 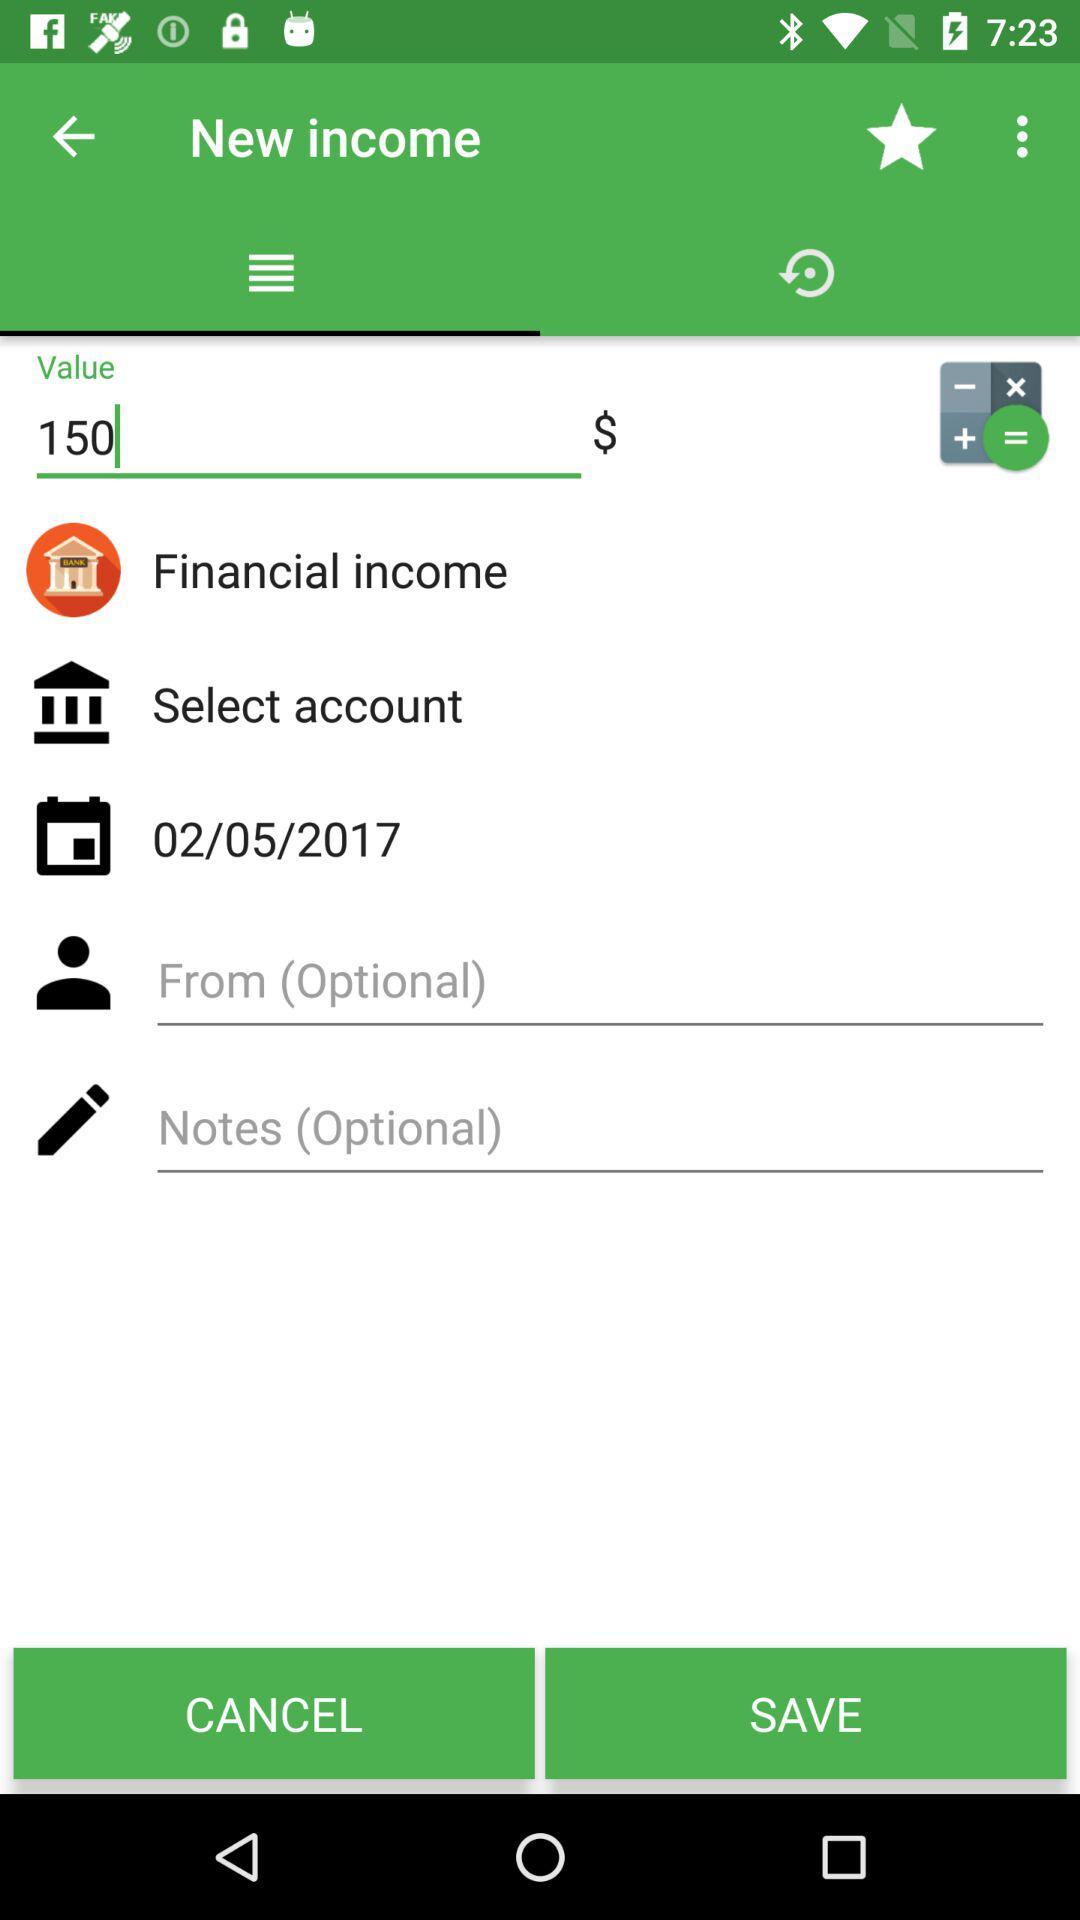 I want to click on type from who, so click(x=599, y=987).